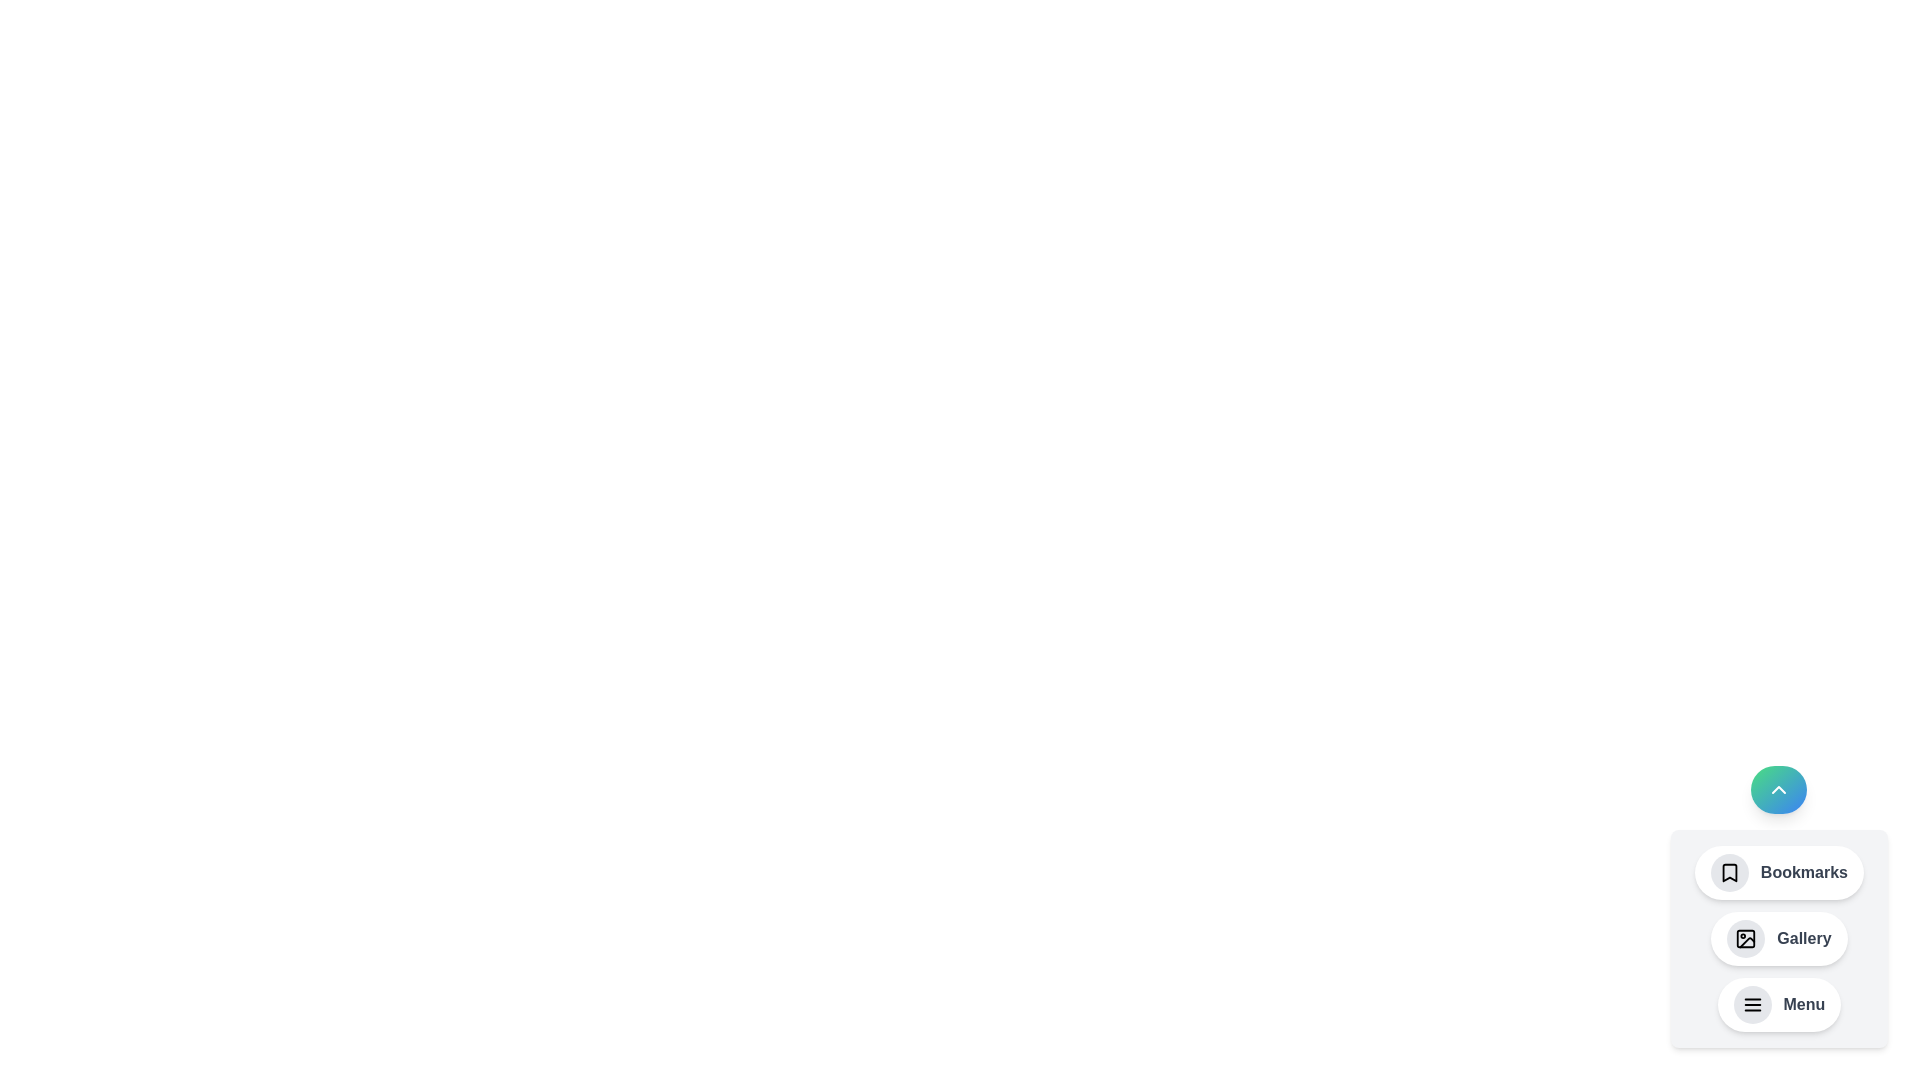 This screenshot has width=1920, height=1080. What do you see at coordinates (1779, 871) in the screenshot?
I see `the 'Bookmarks' option to view bookmarks` at bounding box center [1779, 871].